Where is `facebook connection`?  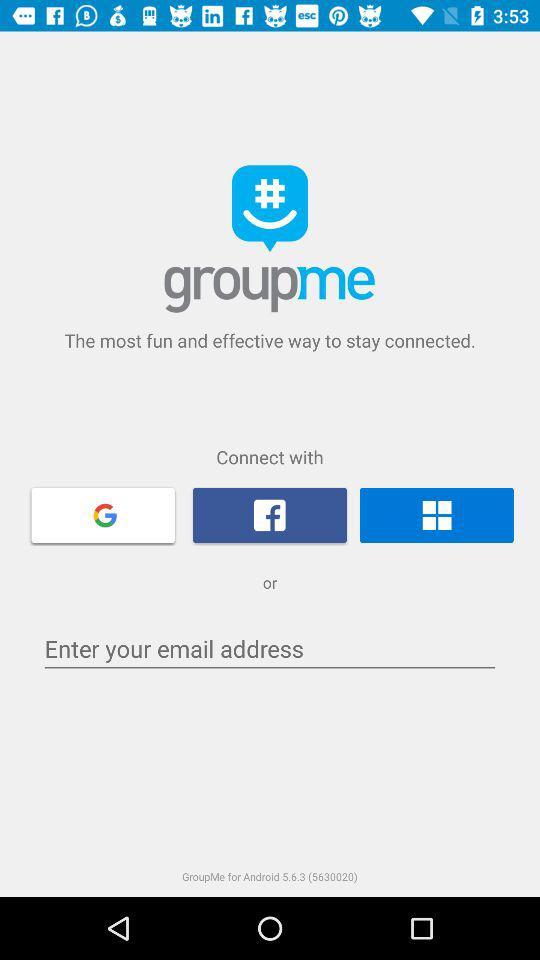
facebook connection is located at coordinates (270, 514).